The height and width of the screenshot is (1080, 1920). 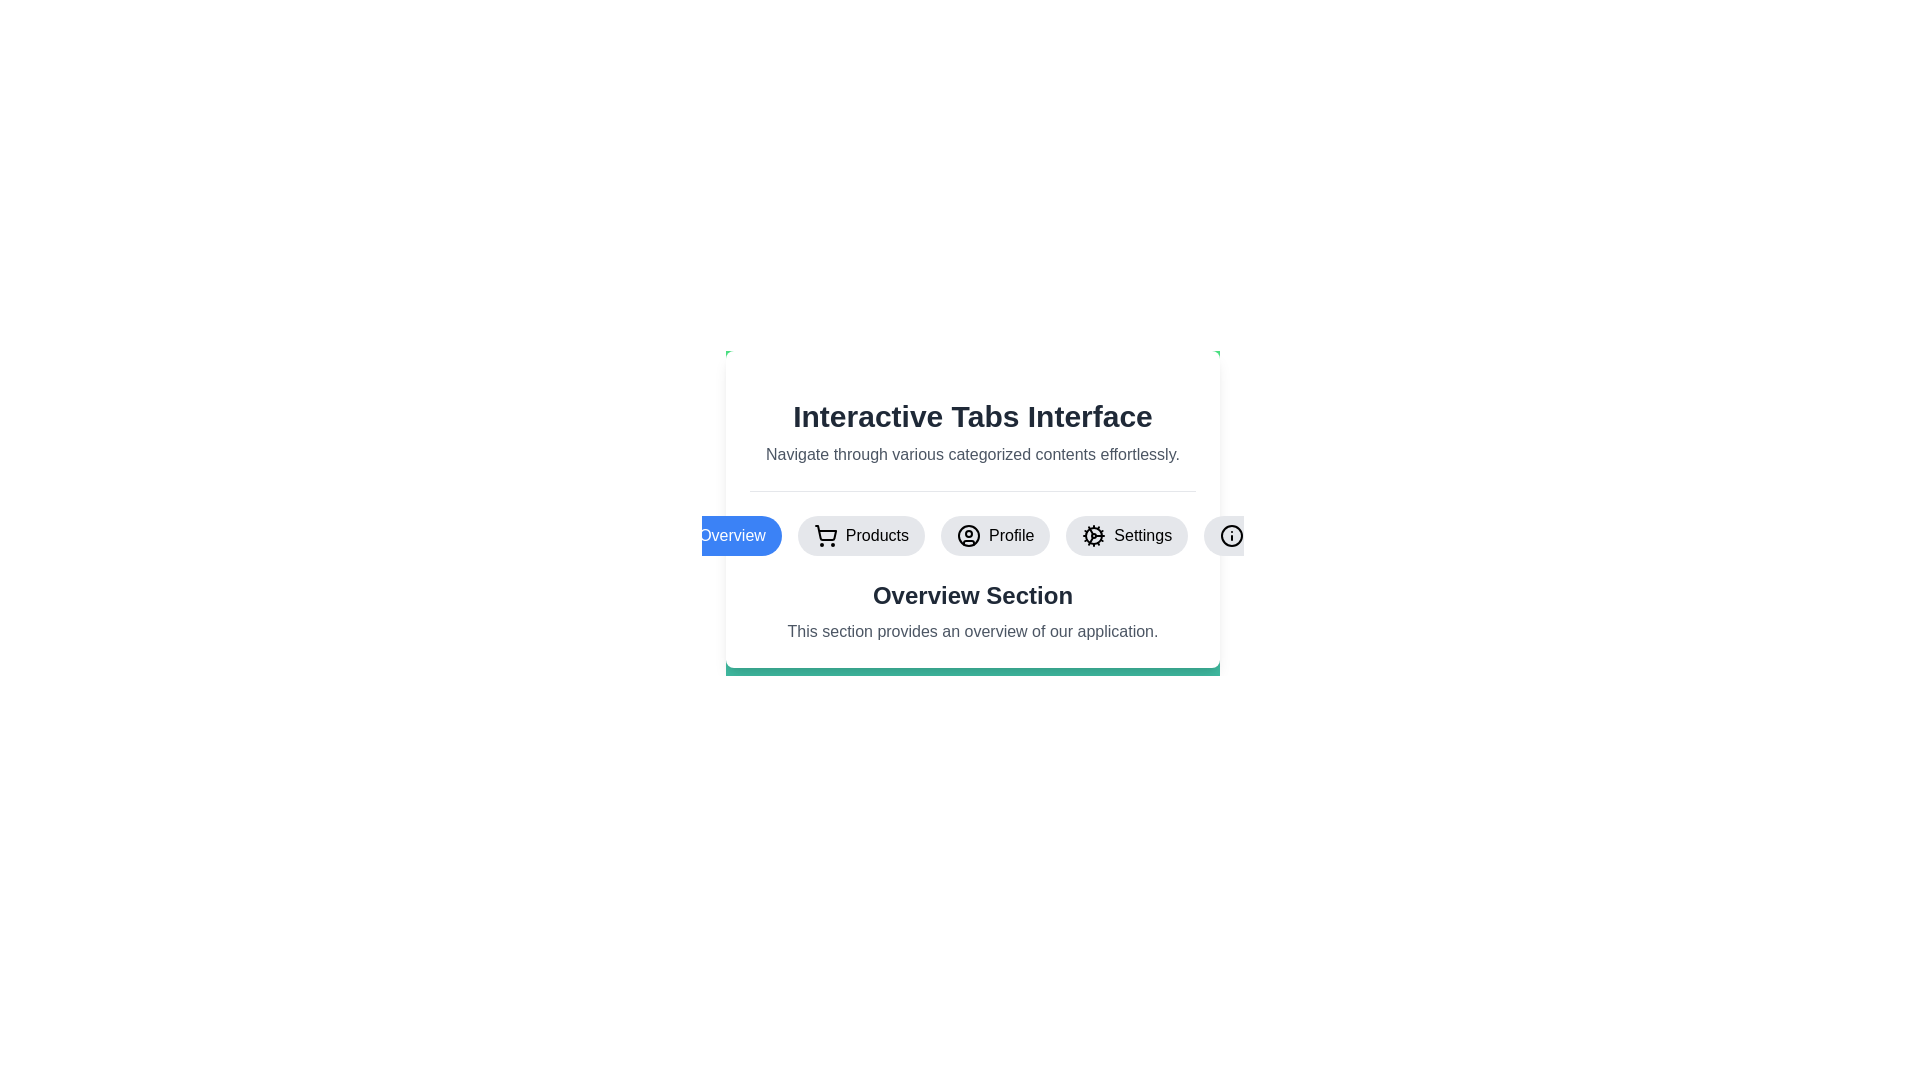 I want to click on the informational indicator icon located in the 'Info' group, so click(x=1231, y=535).